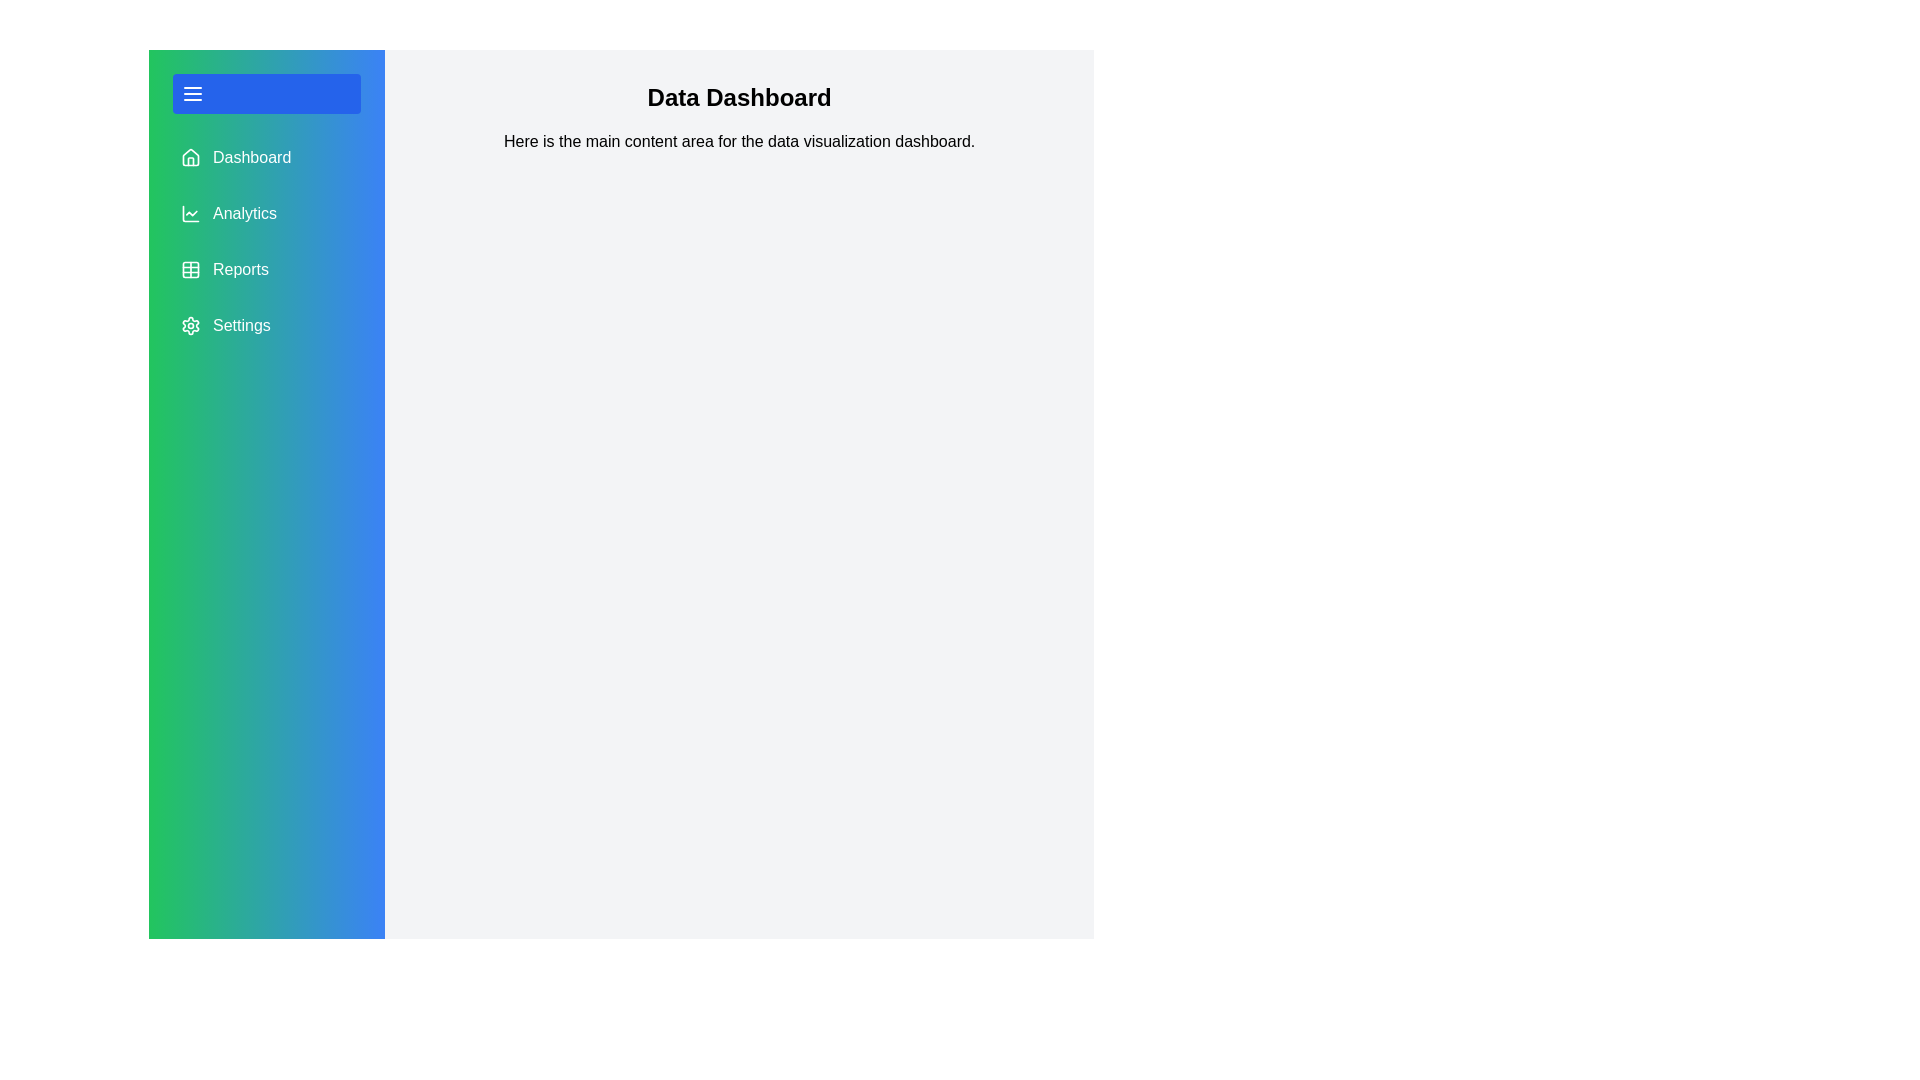 The image size is (1920, 1080). I want to click on the menu item Dashboard to observe its hover effect, so click(266, 157).